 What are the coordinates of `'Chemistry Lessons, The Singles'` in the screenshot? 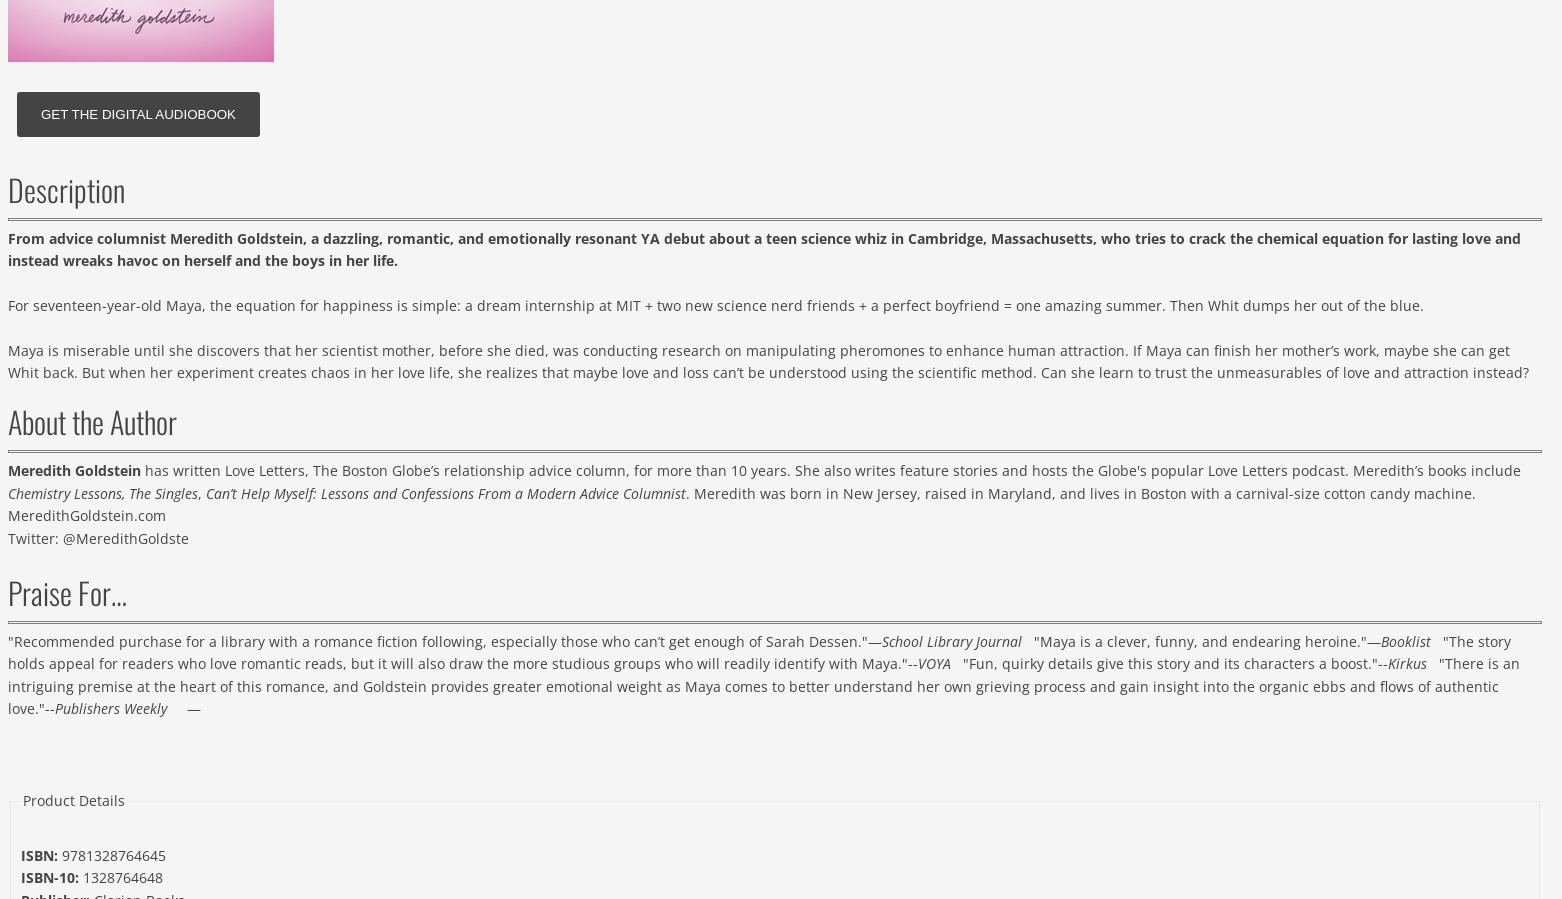 It's located at (102, 492).